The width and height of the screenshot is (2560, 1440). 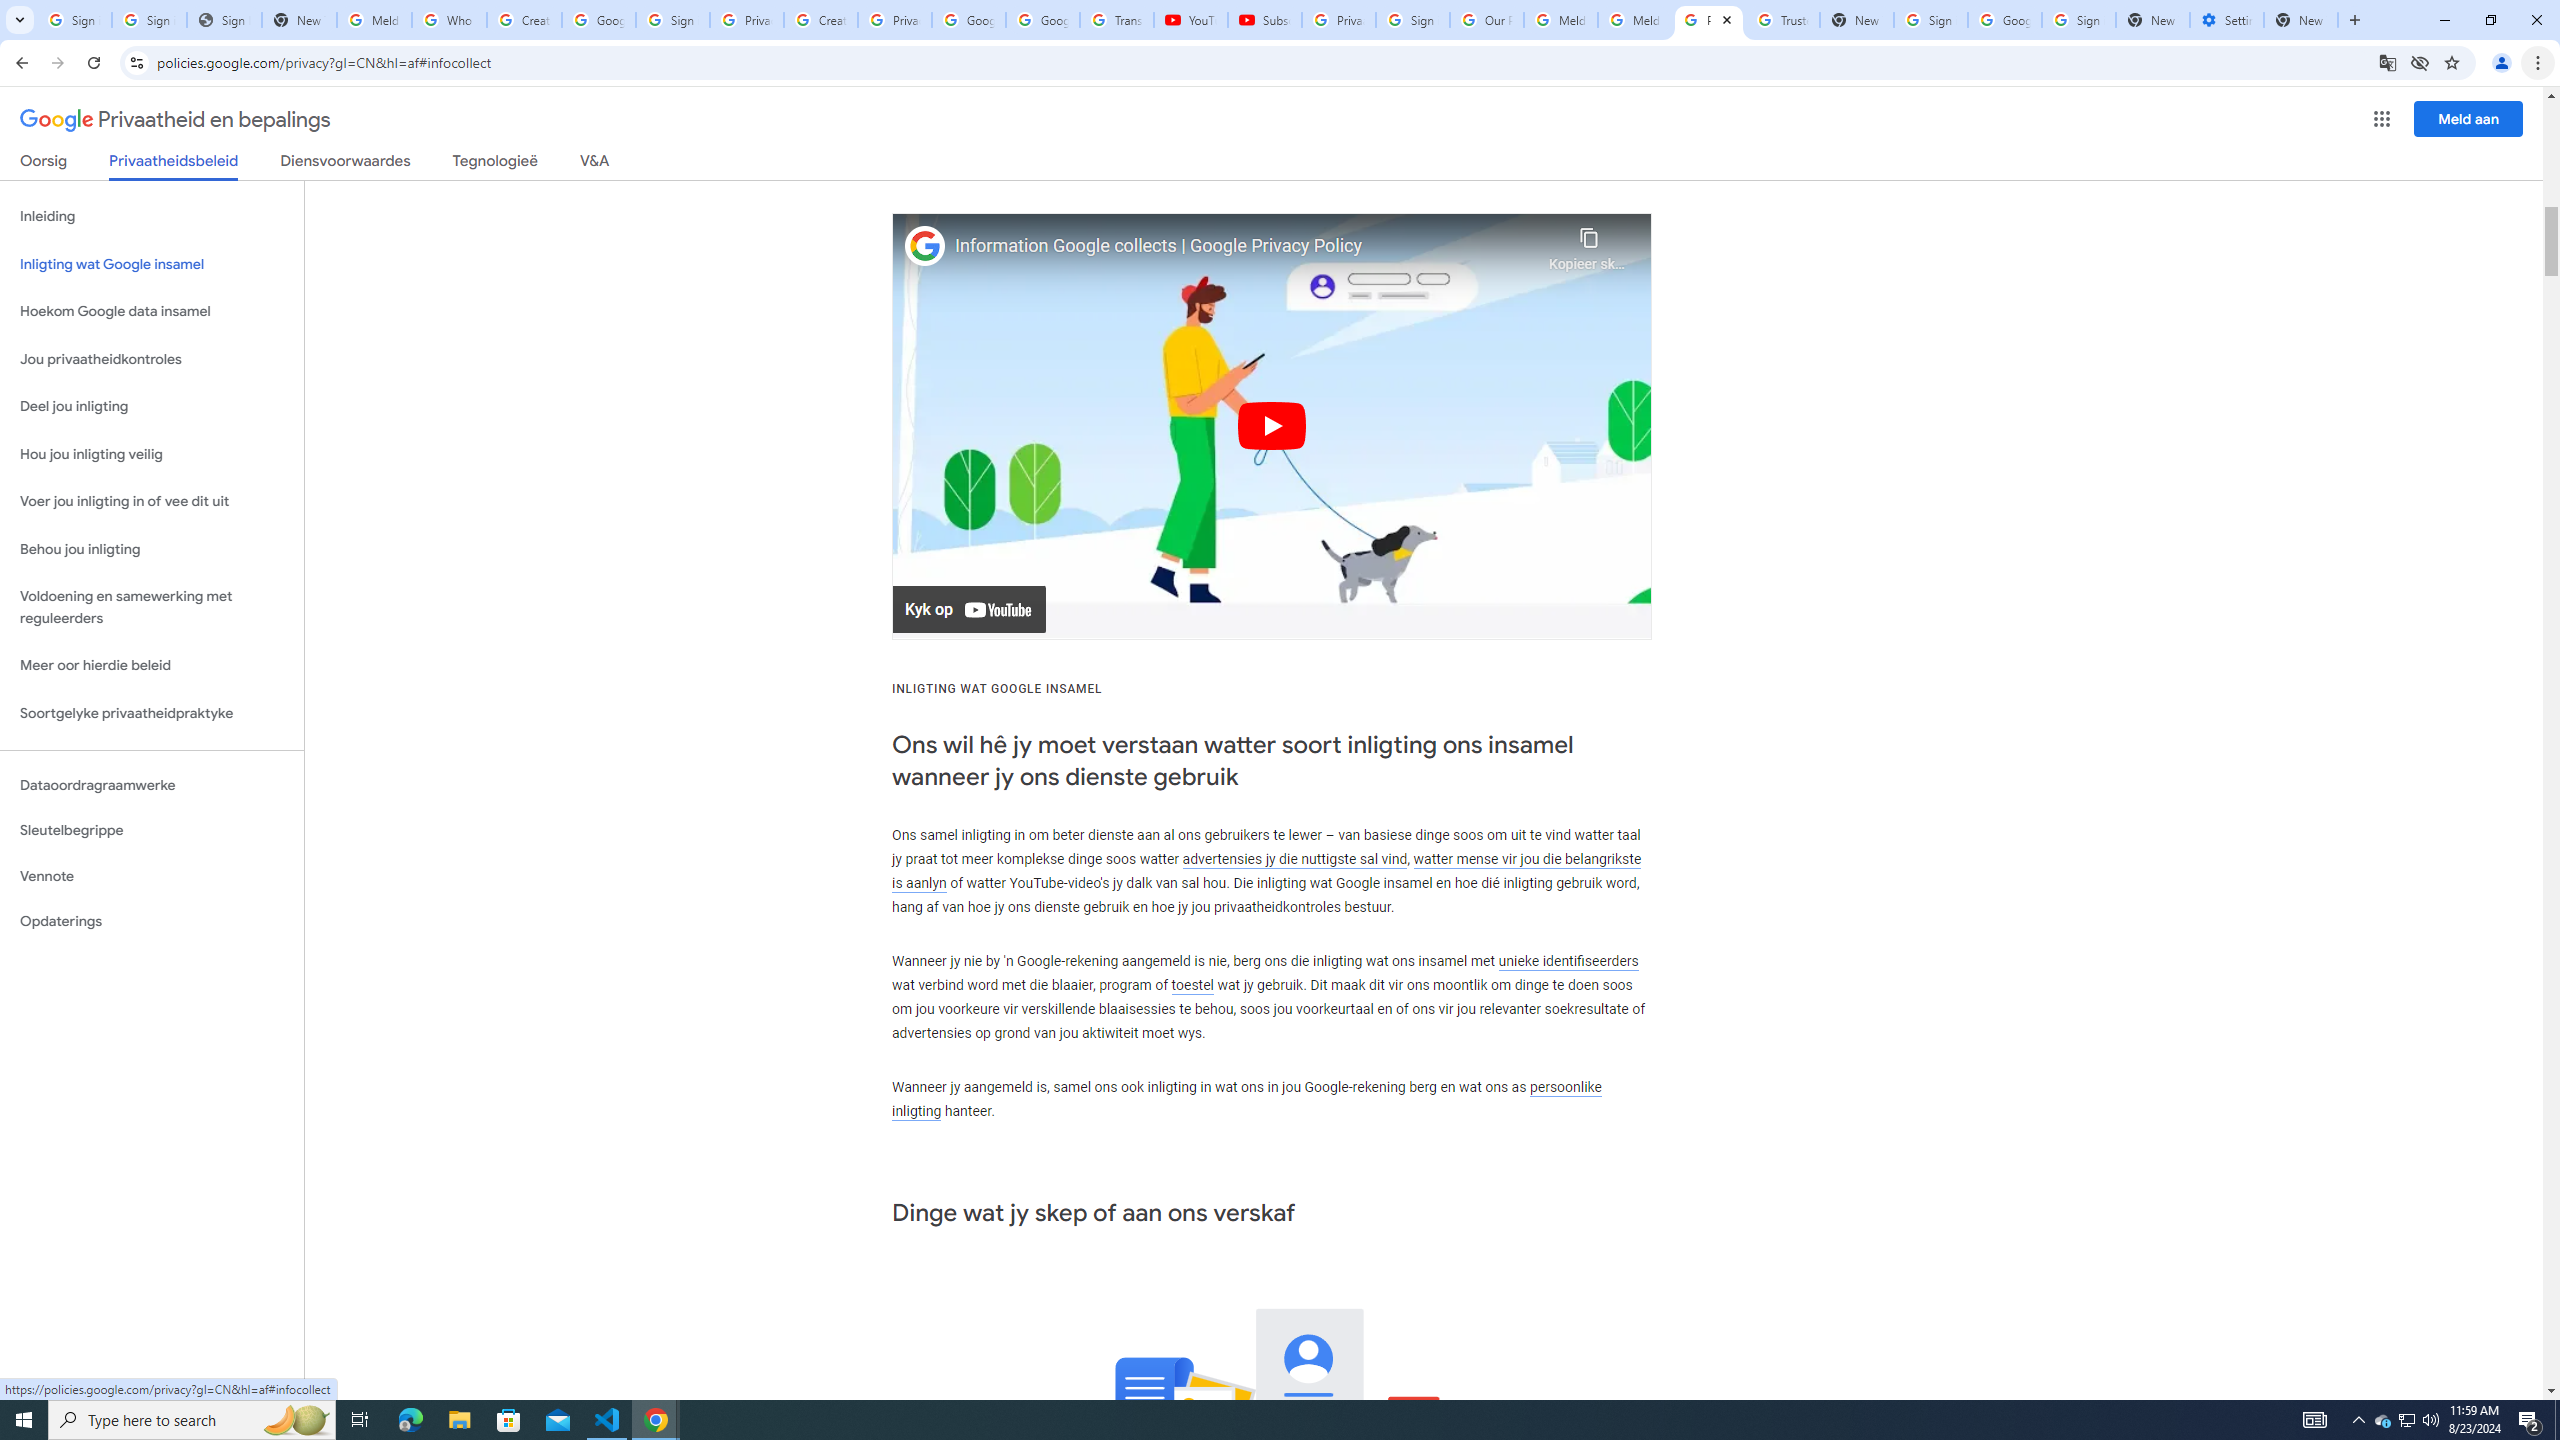 What do you see at coordinates (925, 245) in the screenshot?
I see `'Fotobeeld van Google'` at bounding box center [925, 245].